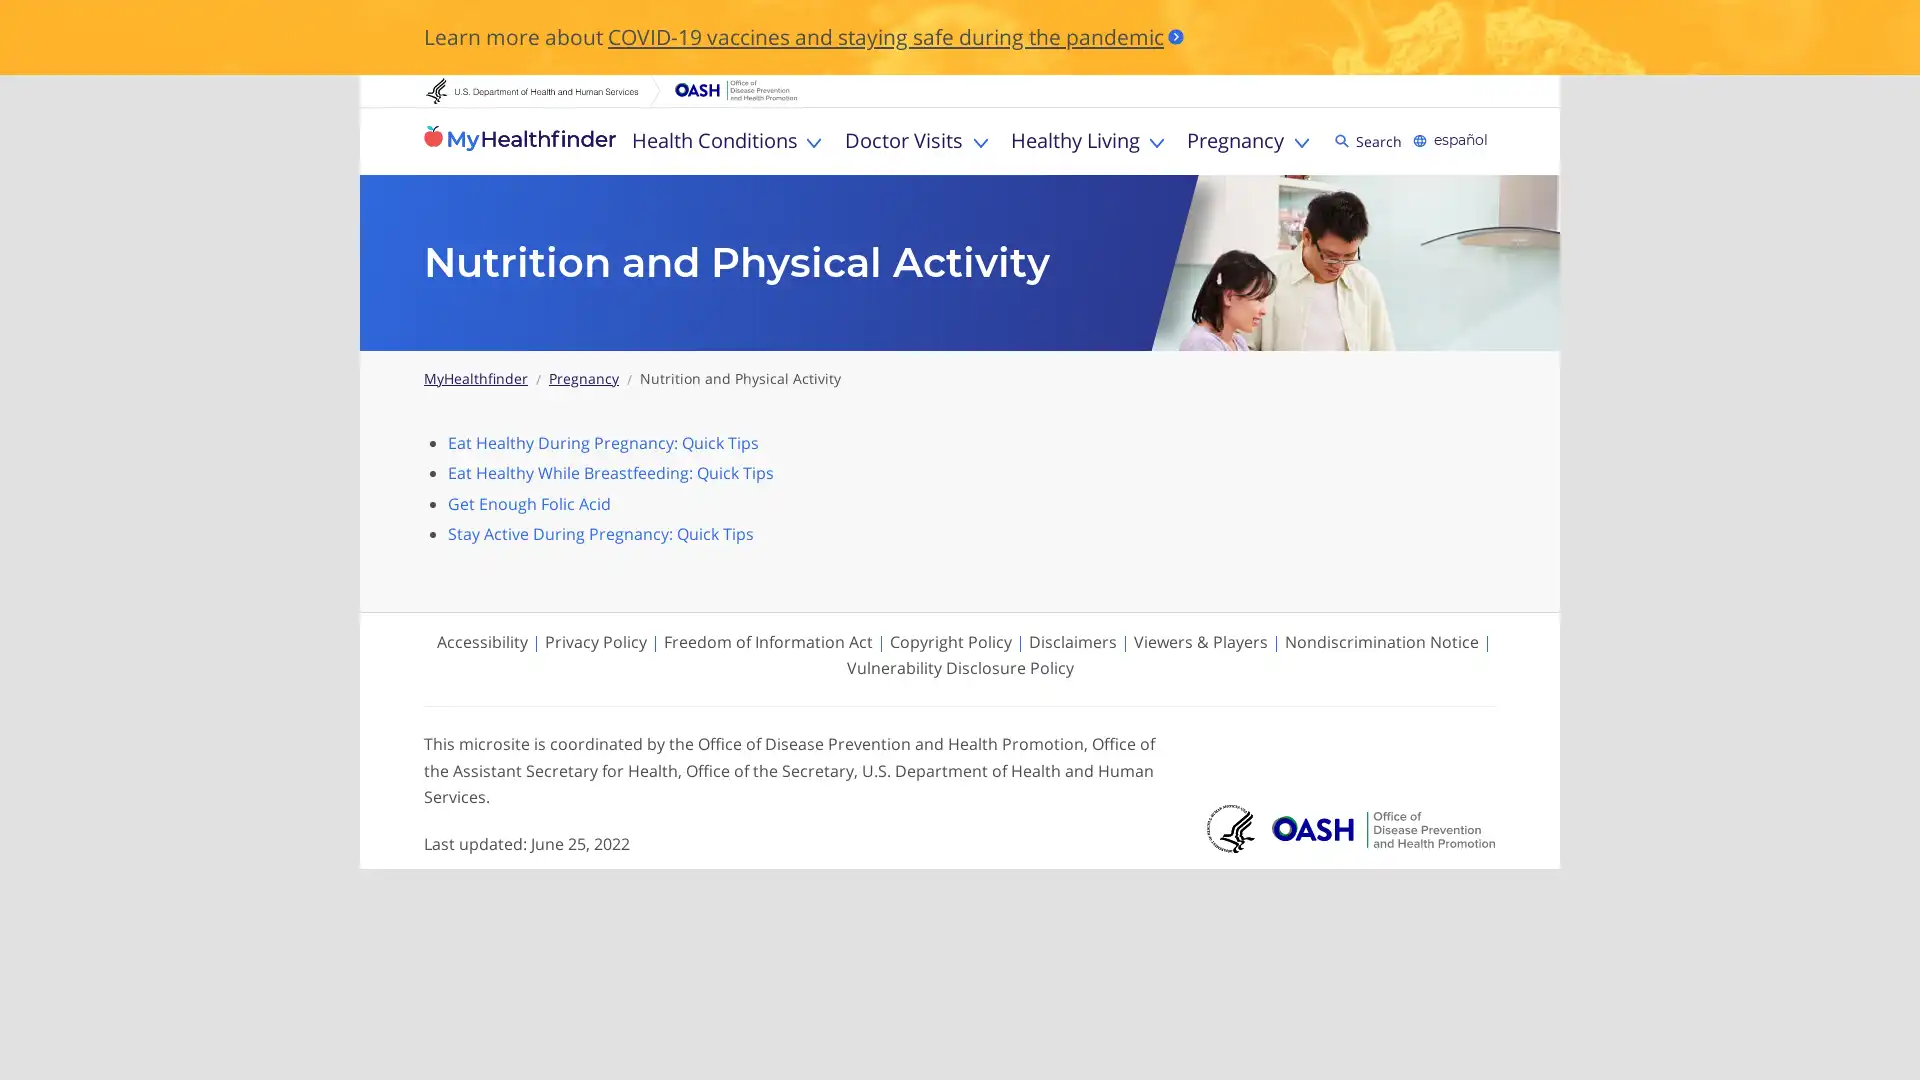  I want to click on Toggle Doctor Visits sub menu, so click(979, 140).